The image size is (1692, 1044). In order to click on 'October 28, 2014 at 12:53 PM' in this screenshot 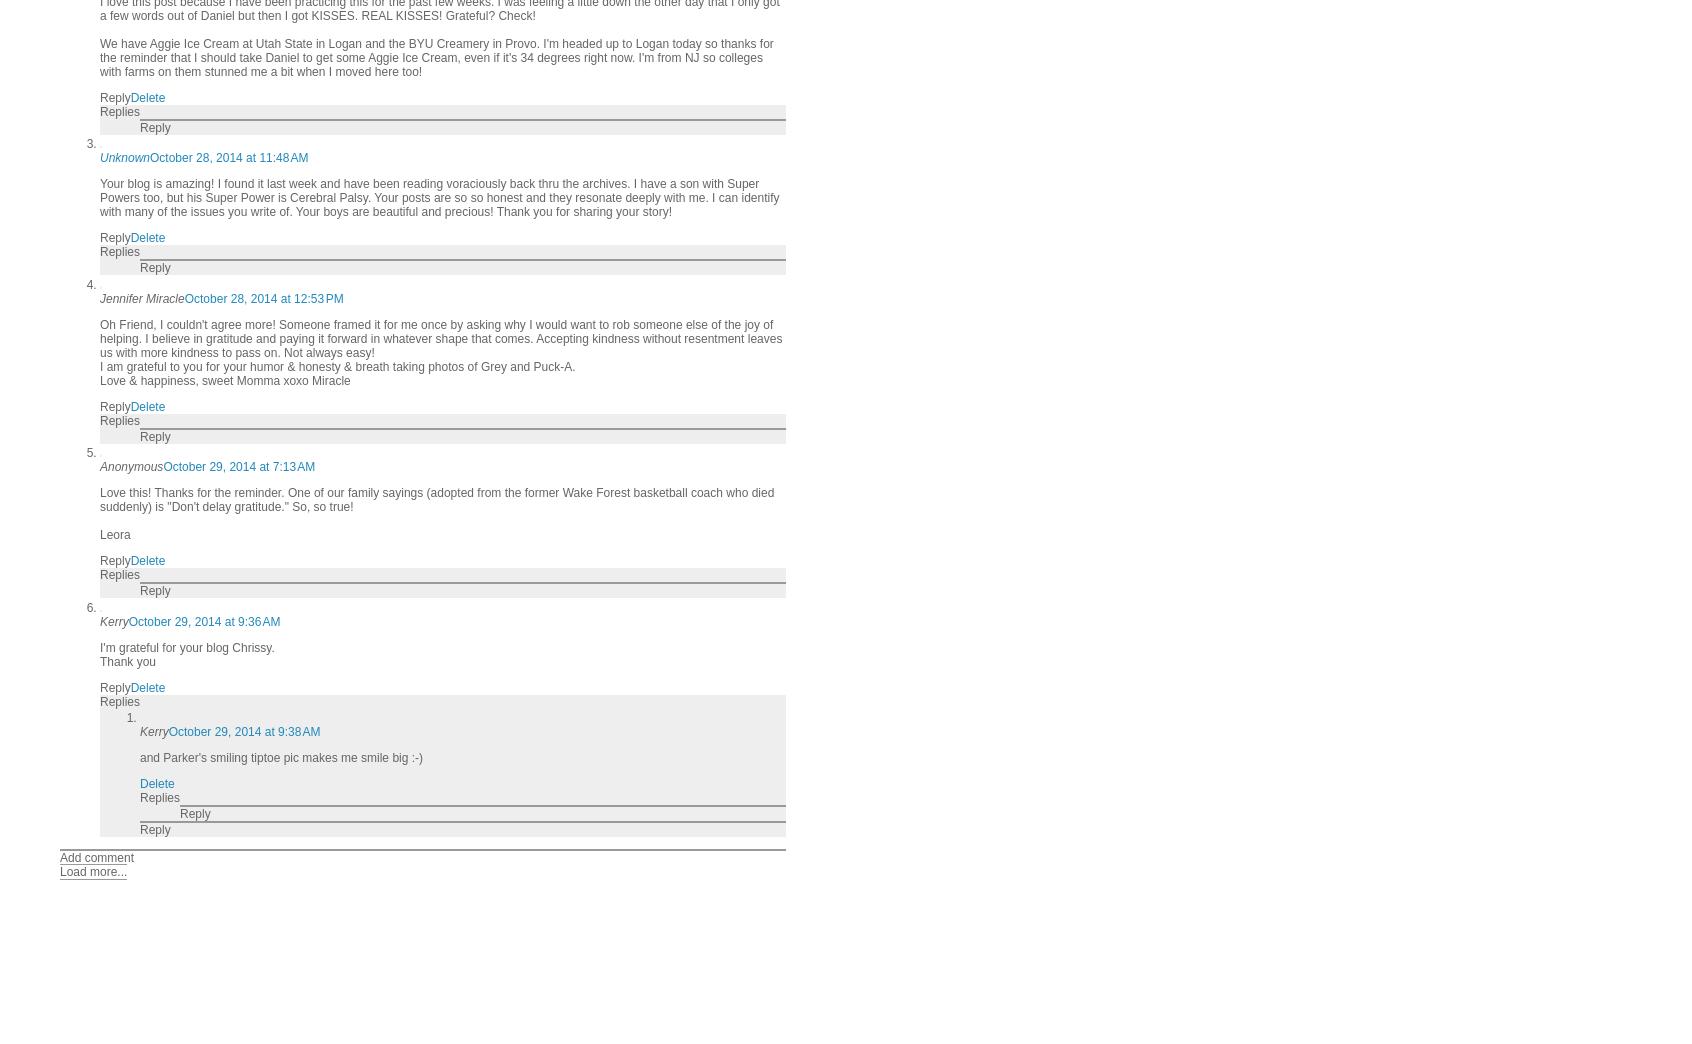, I will do `click(263, 296)`.